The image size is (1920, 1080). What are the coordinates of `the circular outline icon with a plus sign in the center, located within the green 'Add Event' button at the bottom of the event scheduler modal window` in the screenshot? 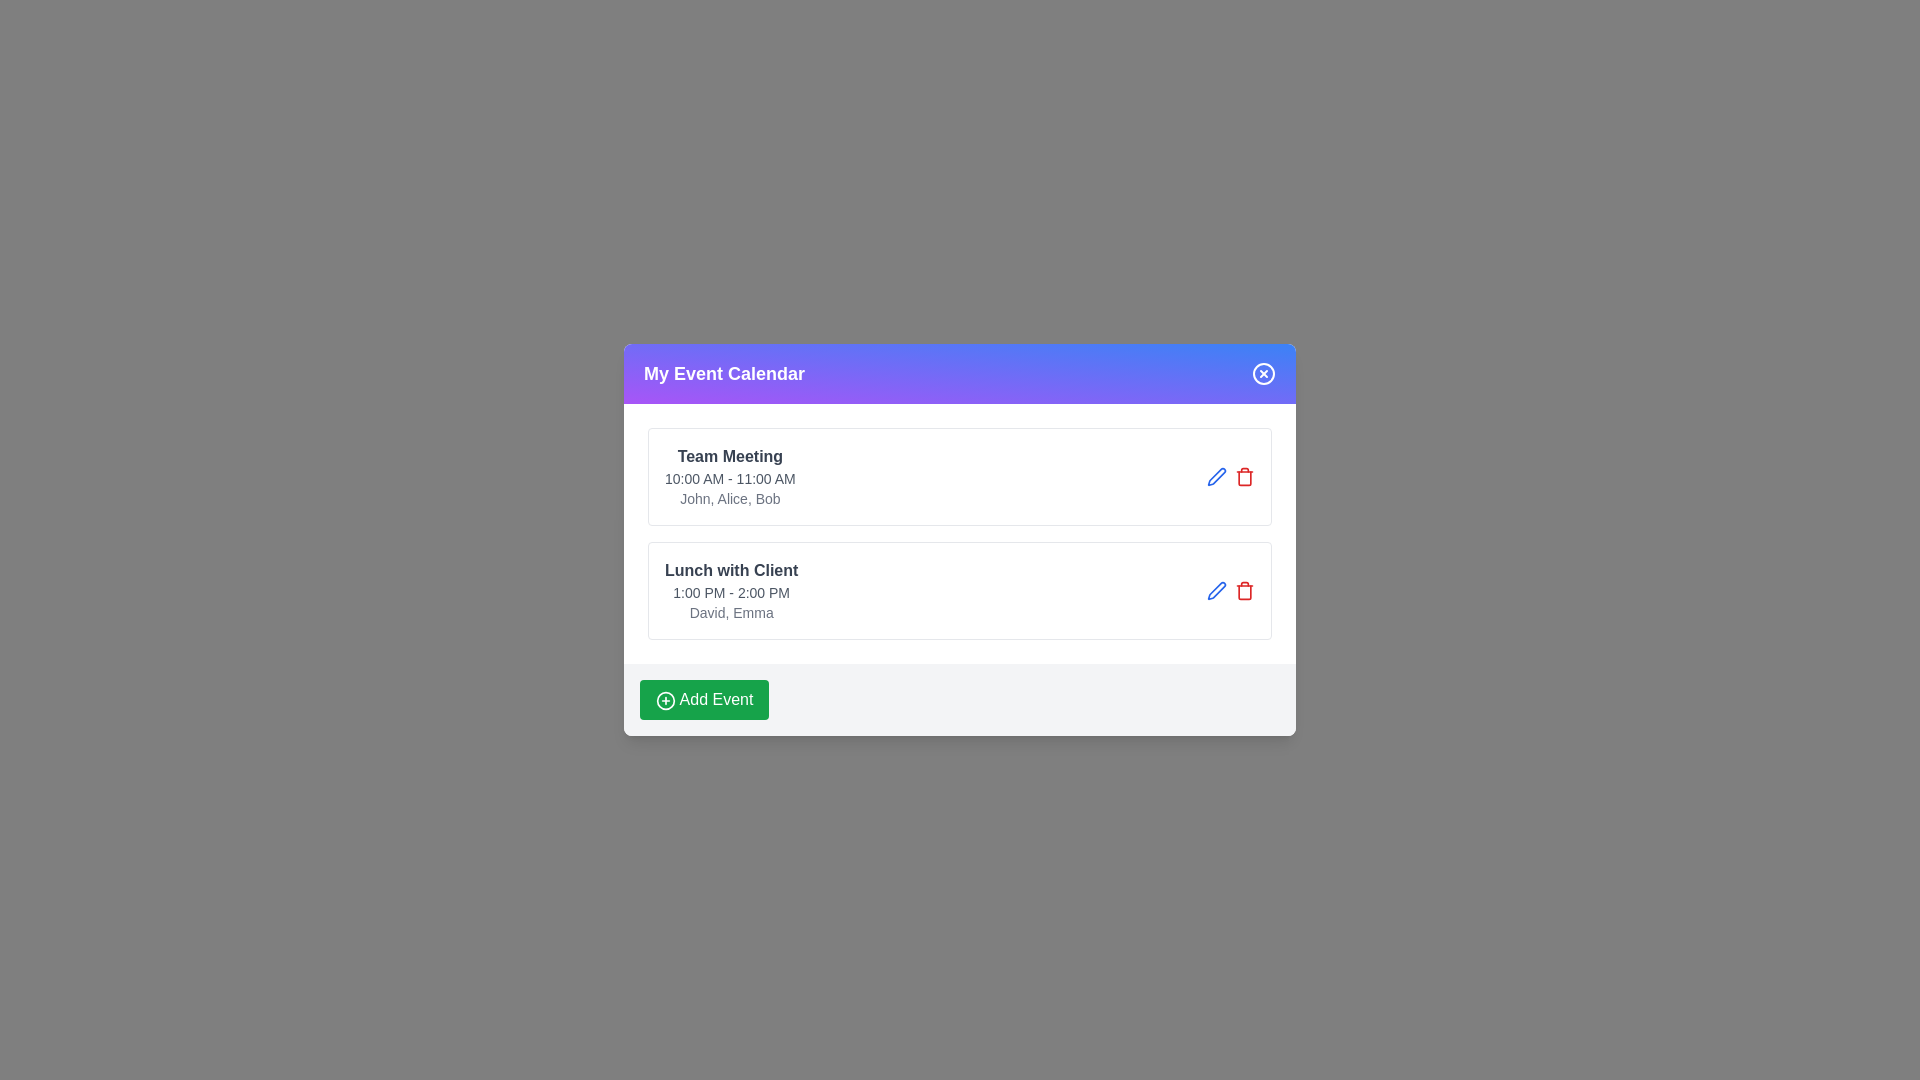 It's located at (666, 698).